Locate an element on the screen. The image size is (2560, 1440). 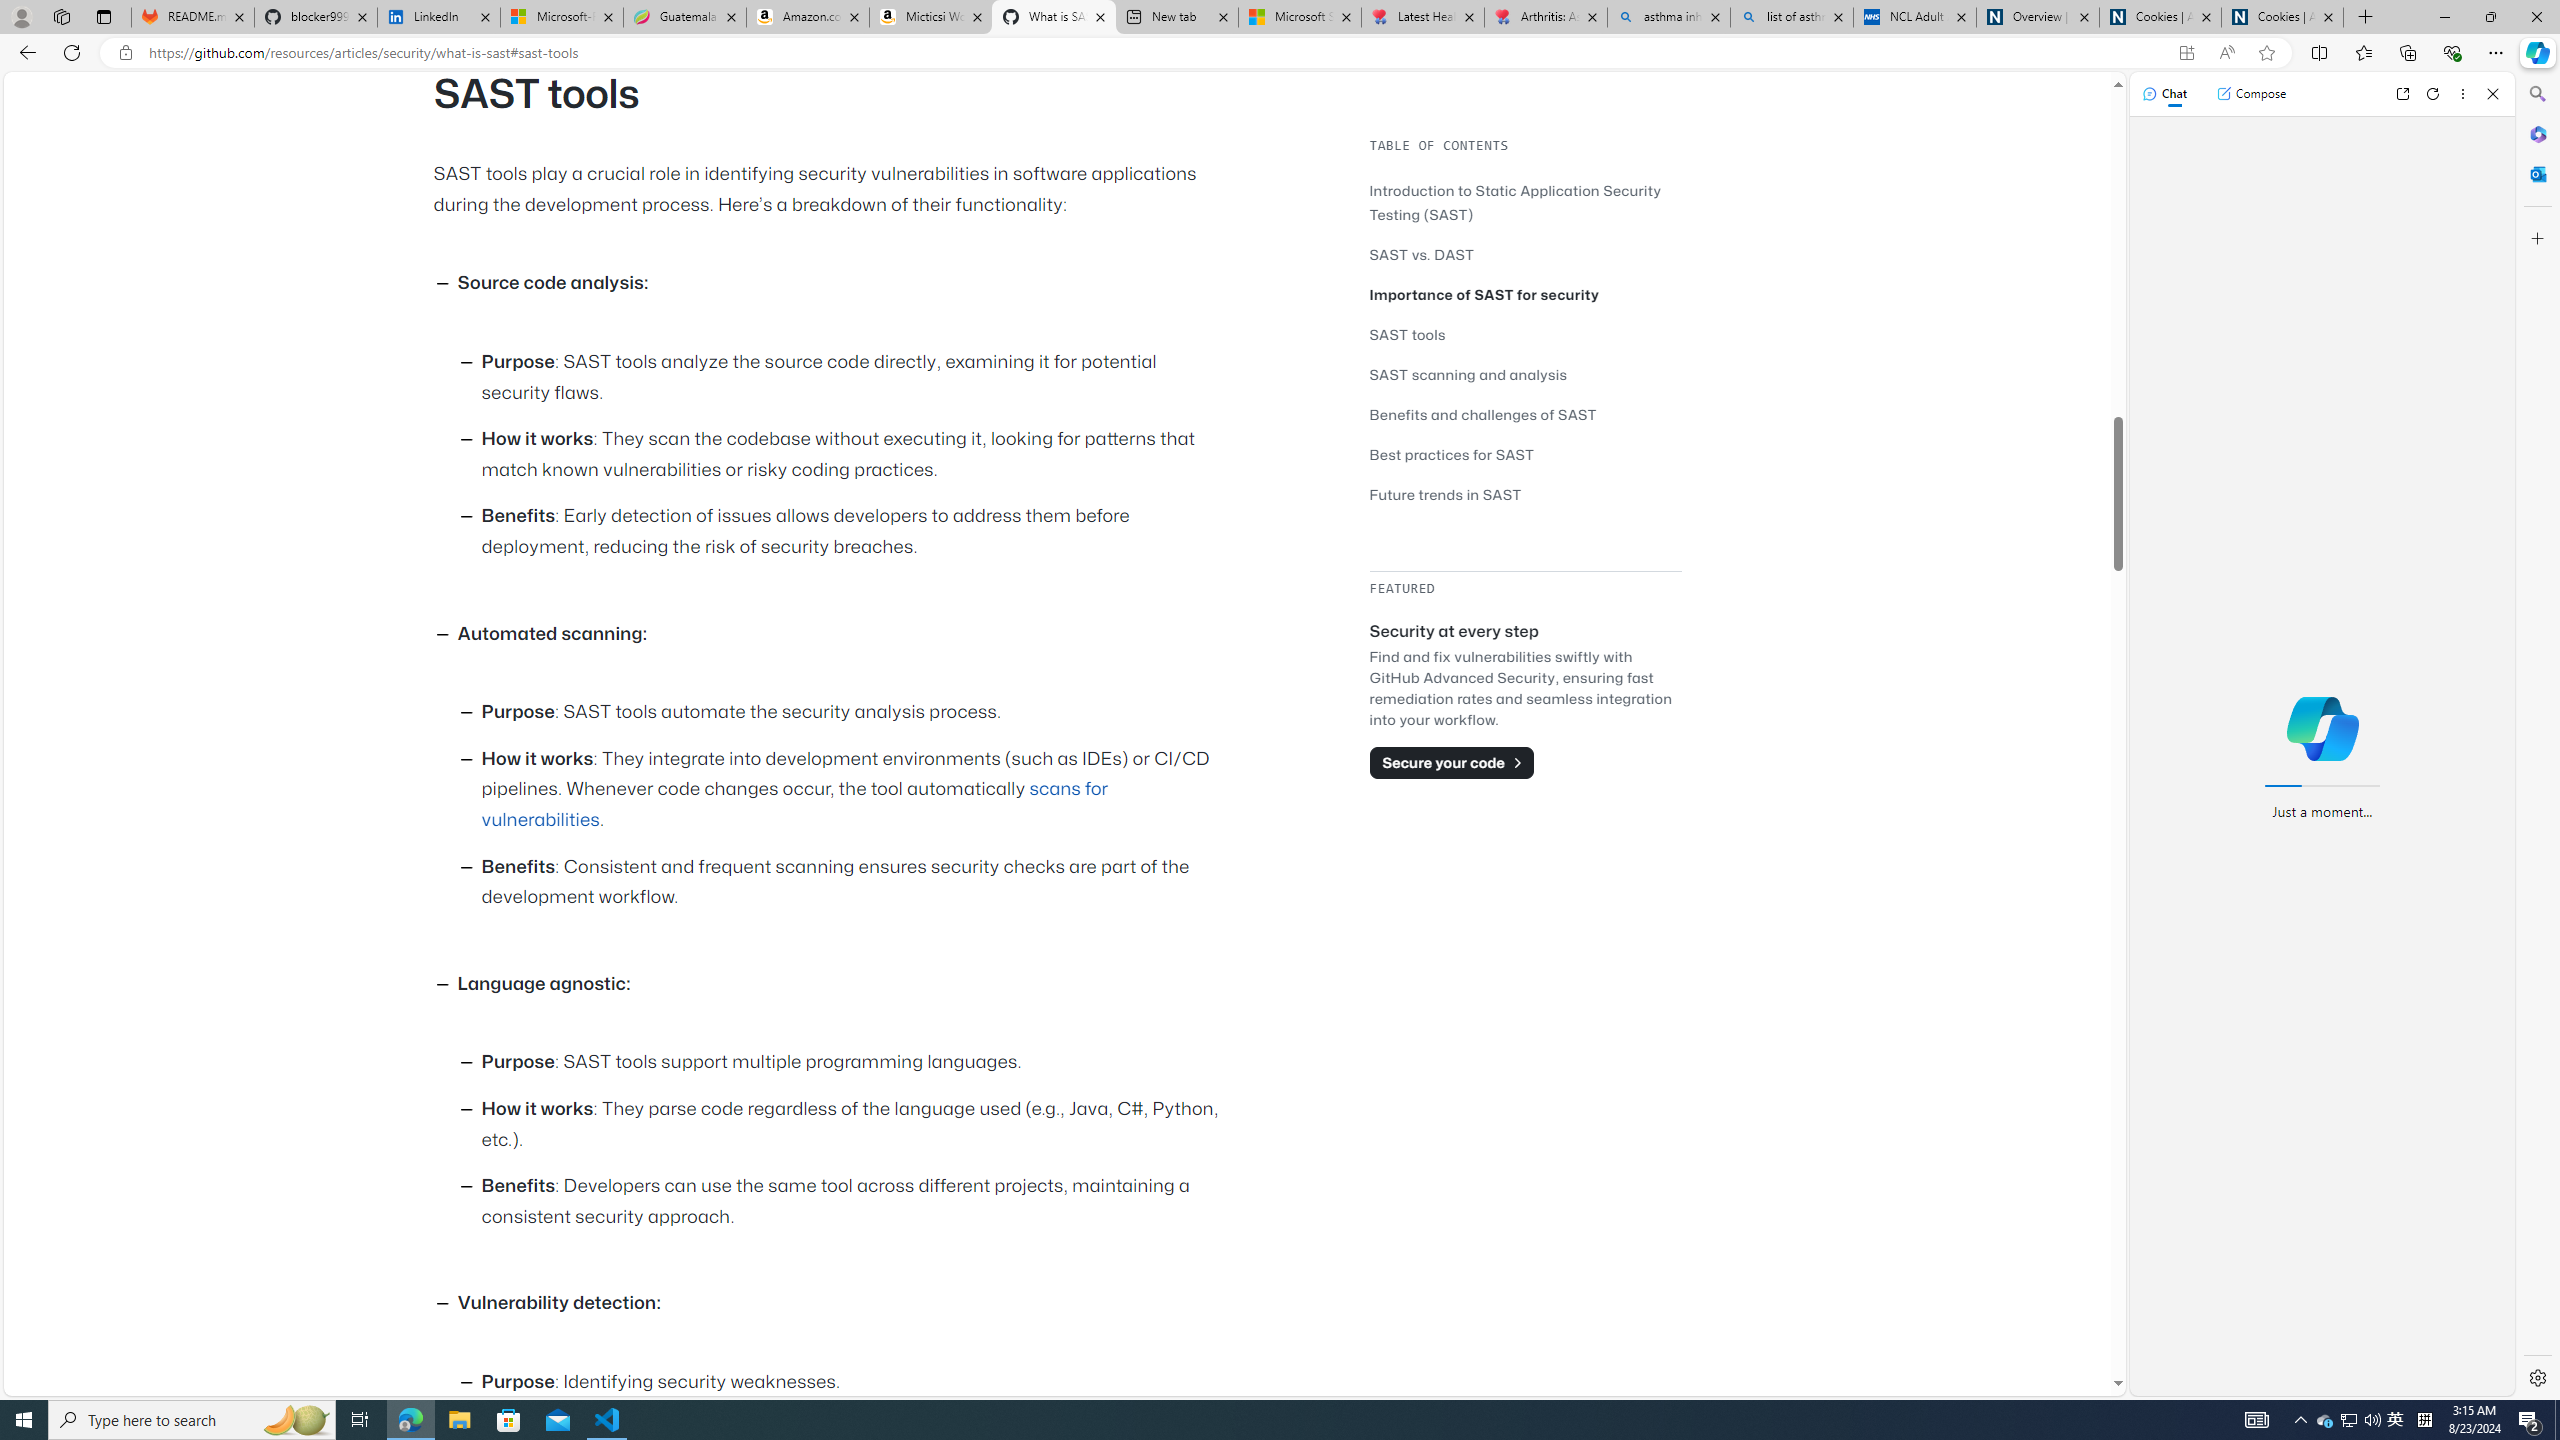
'Introduction to Static Application Security Testing (SAST)' is located at coordinates (1524, 202).